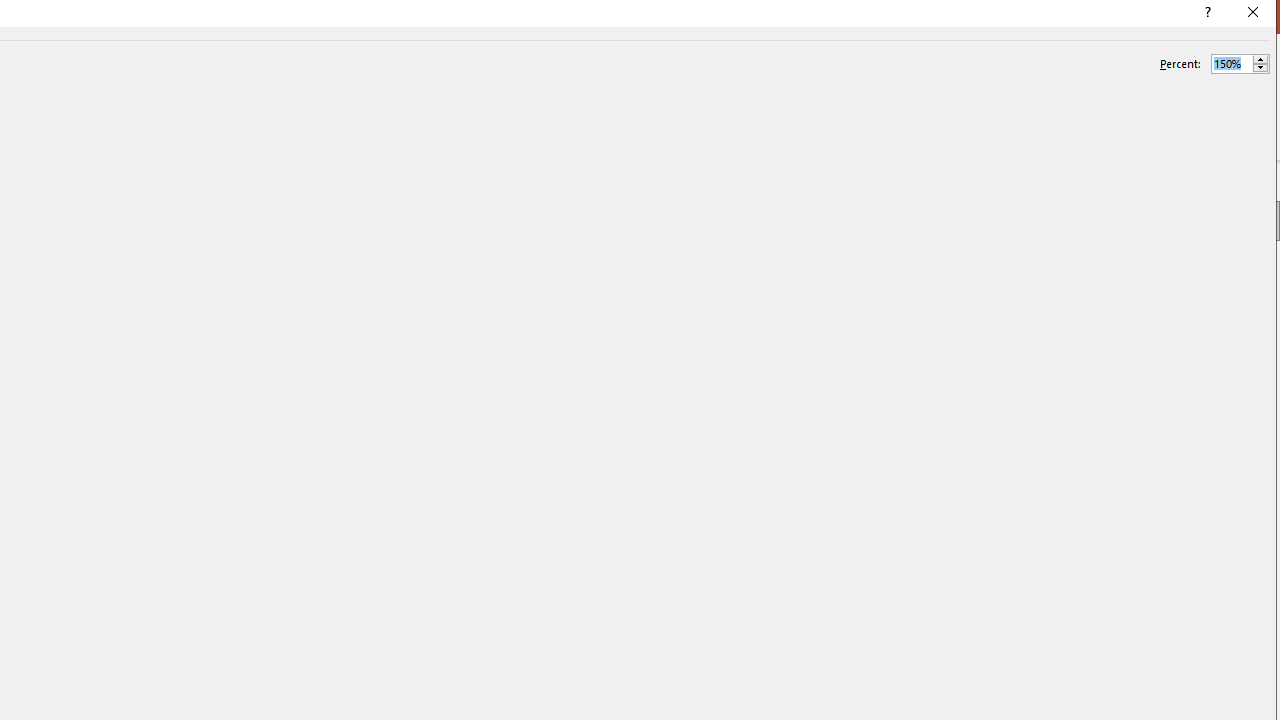  I want to click on 'Percent', so click(1231, 62).